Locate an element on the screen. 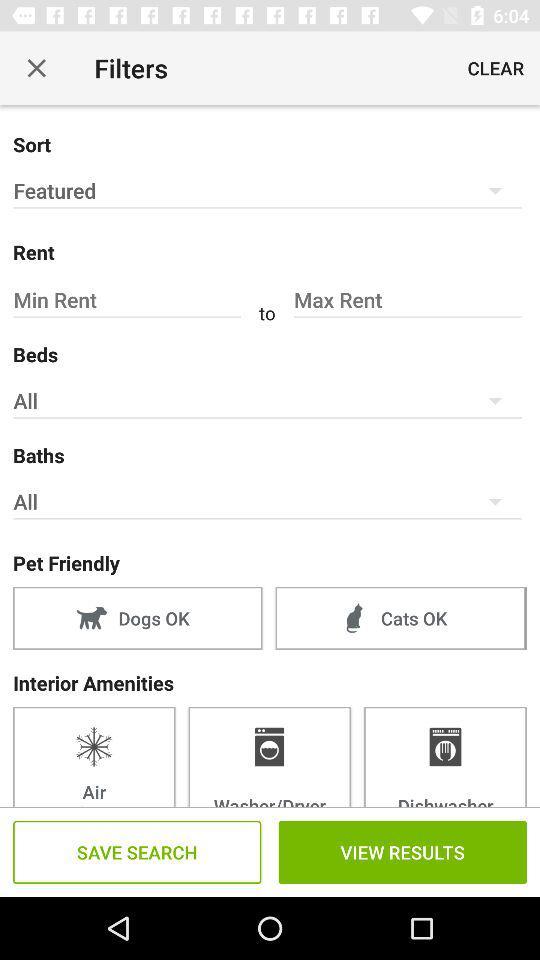  minimum rent is located at coordinates (129, 299).